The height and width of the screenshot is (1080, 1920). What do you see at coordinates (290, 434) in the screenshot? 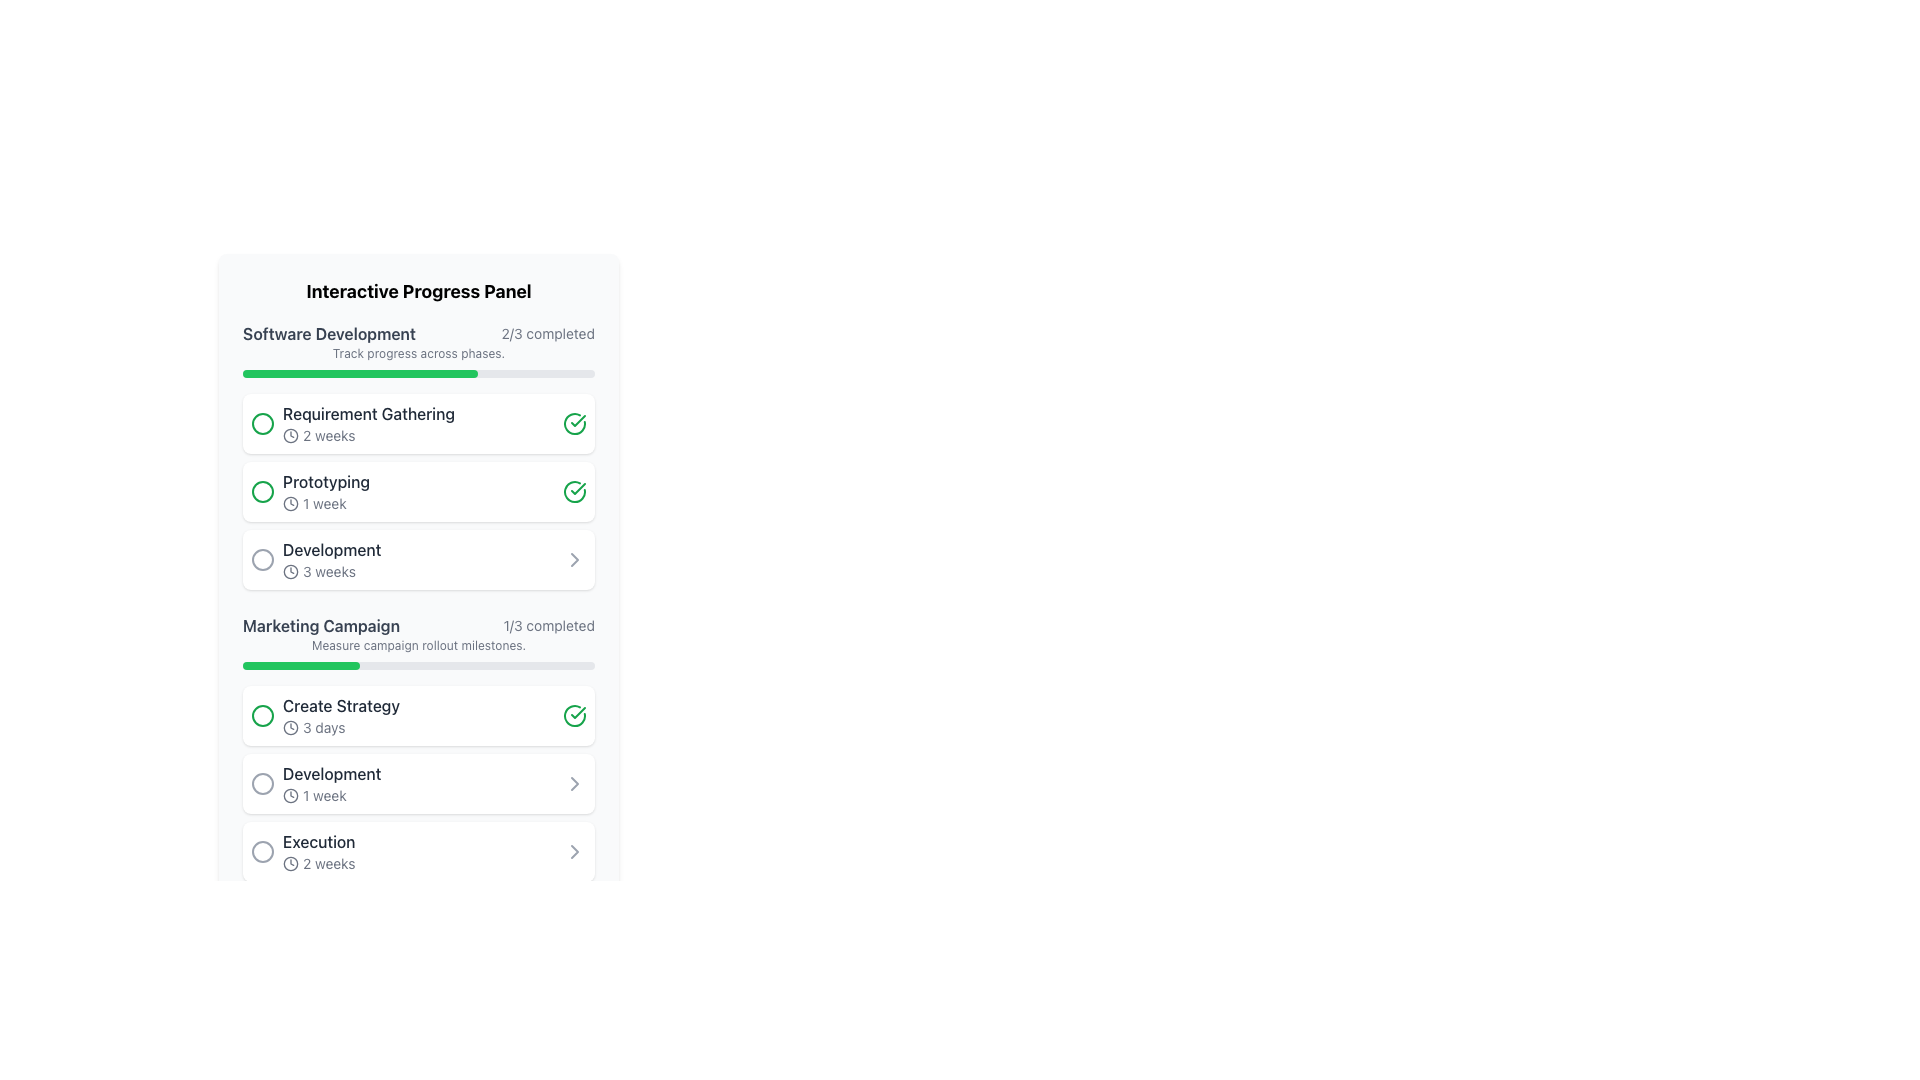
I see `the small circular clock icon with thin lines located next to the text '2 weeks' in the 'Requirement Gathering' list item under 'Software Development'` at bounding box center [290, 434].